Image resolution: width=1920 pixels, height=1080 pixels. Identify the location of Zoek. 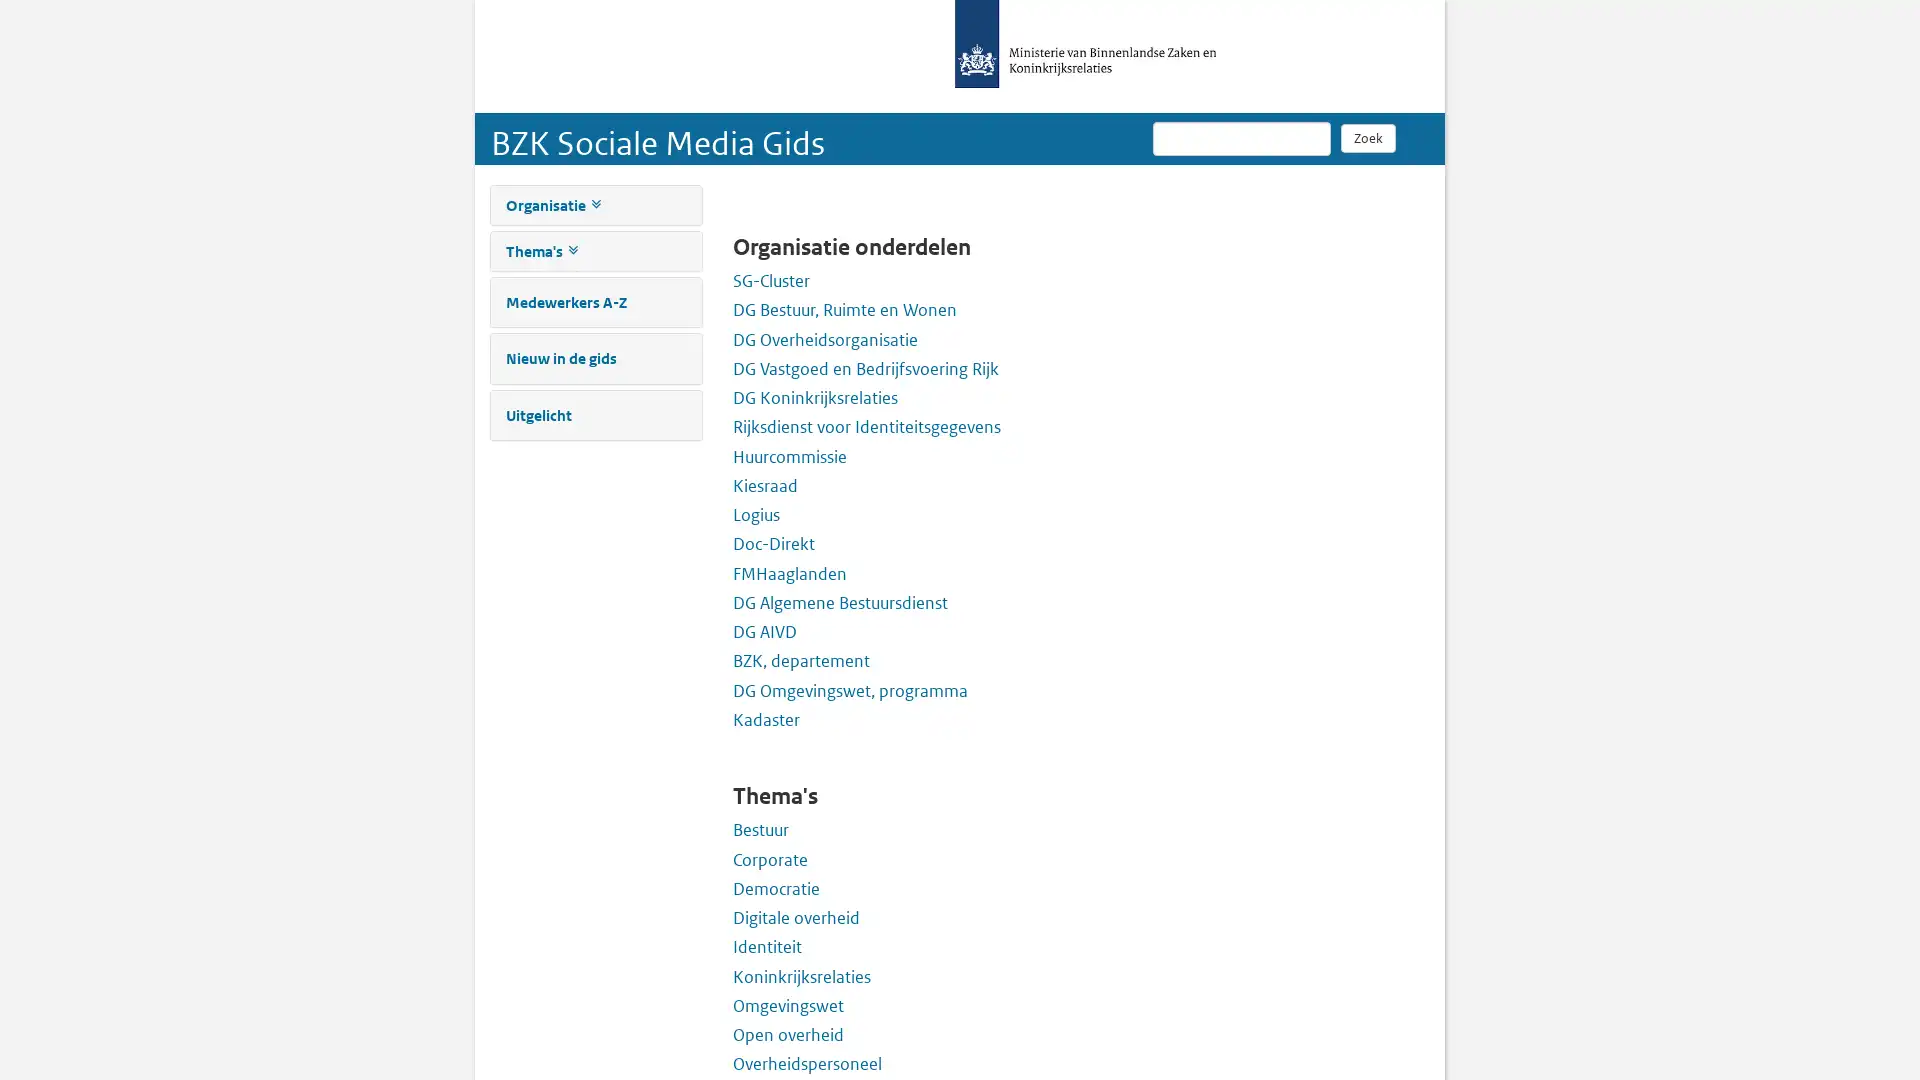
(1367, 137).